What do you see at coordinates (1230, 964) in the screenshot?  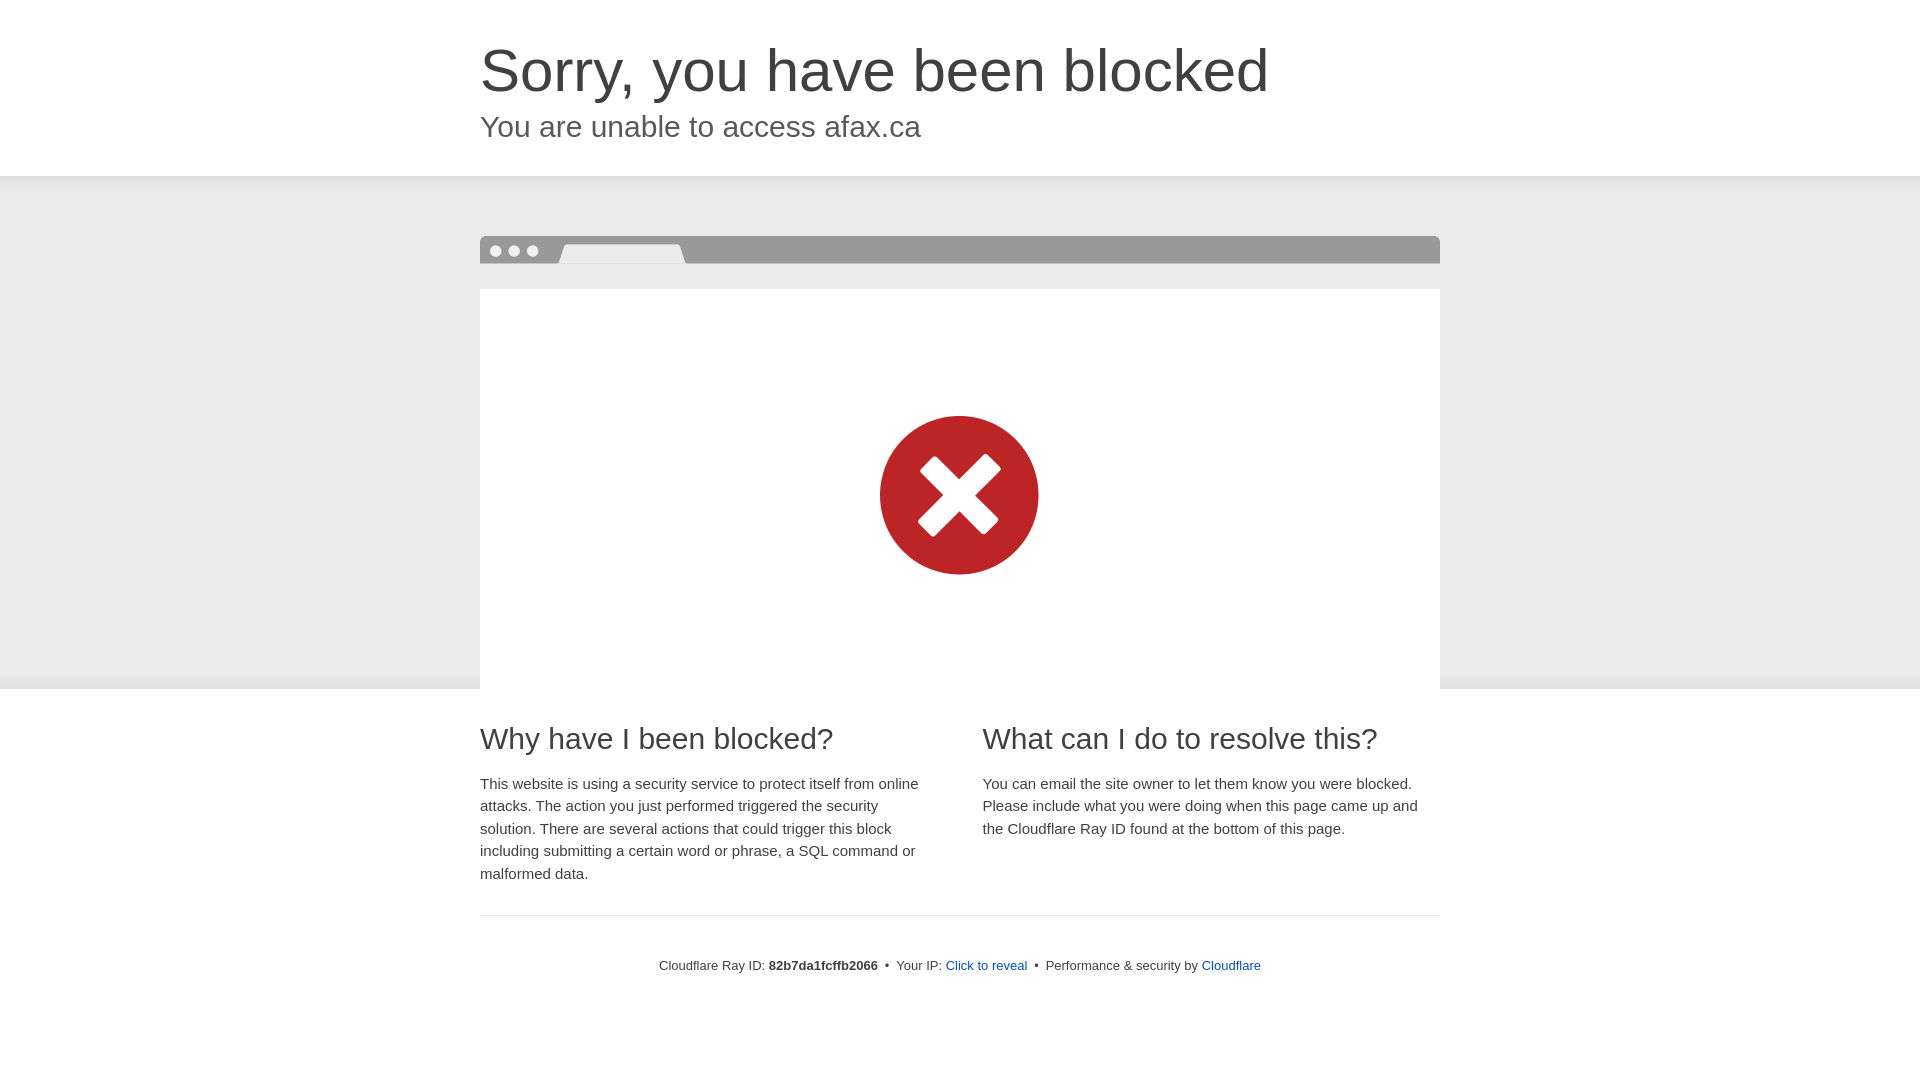 I see `'Cloudflare'` at bounding box center [1230, 964].